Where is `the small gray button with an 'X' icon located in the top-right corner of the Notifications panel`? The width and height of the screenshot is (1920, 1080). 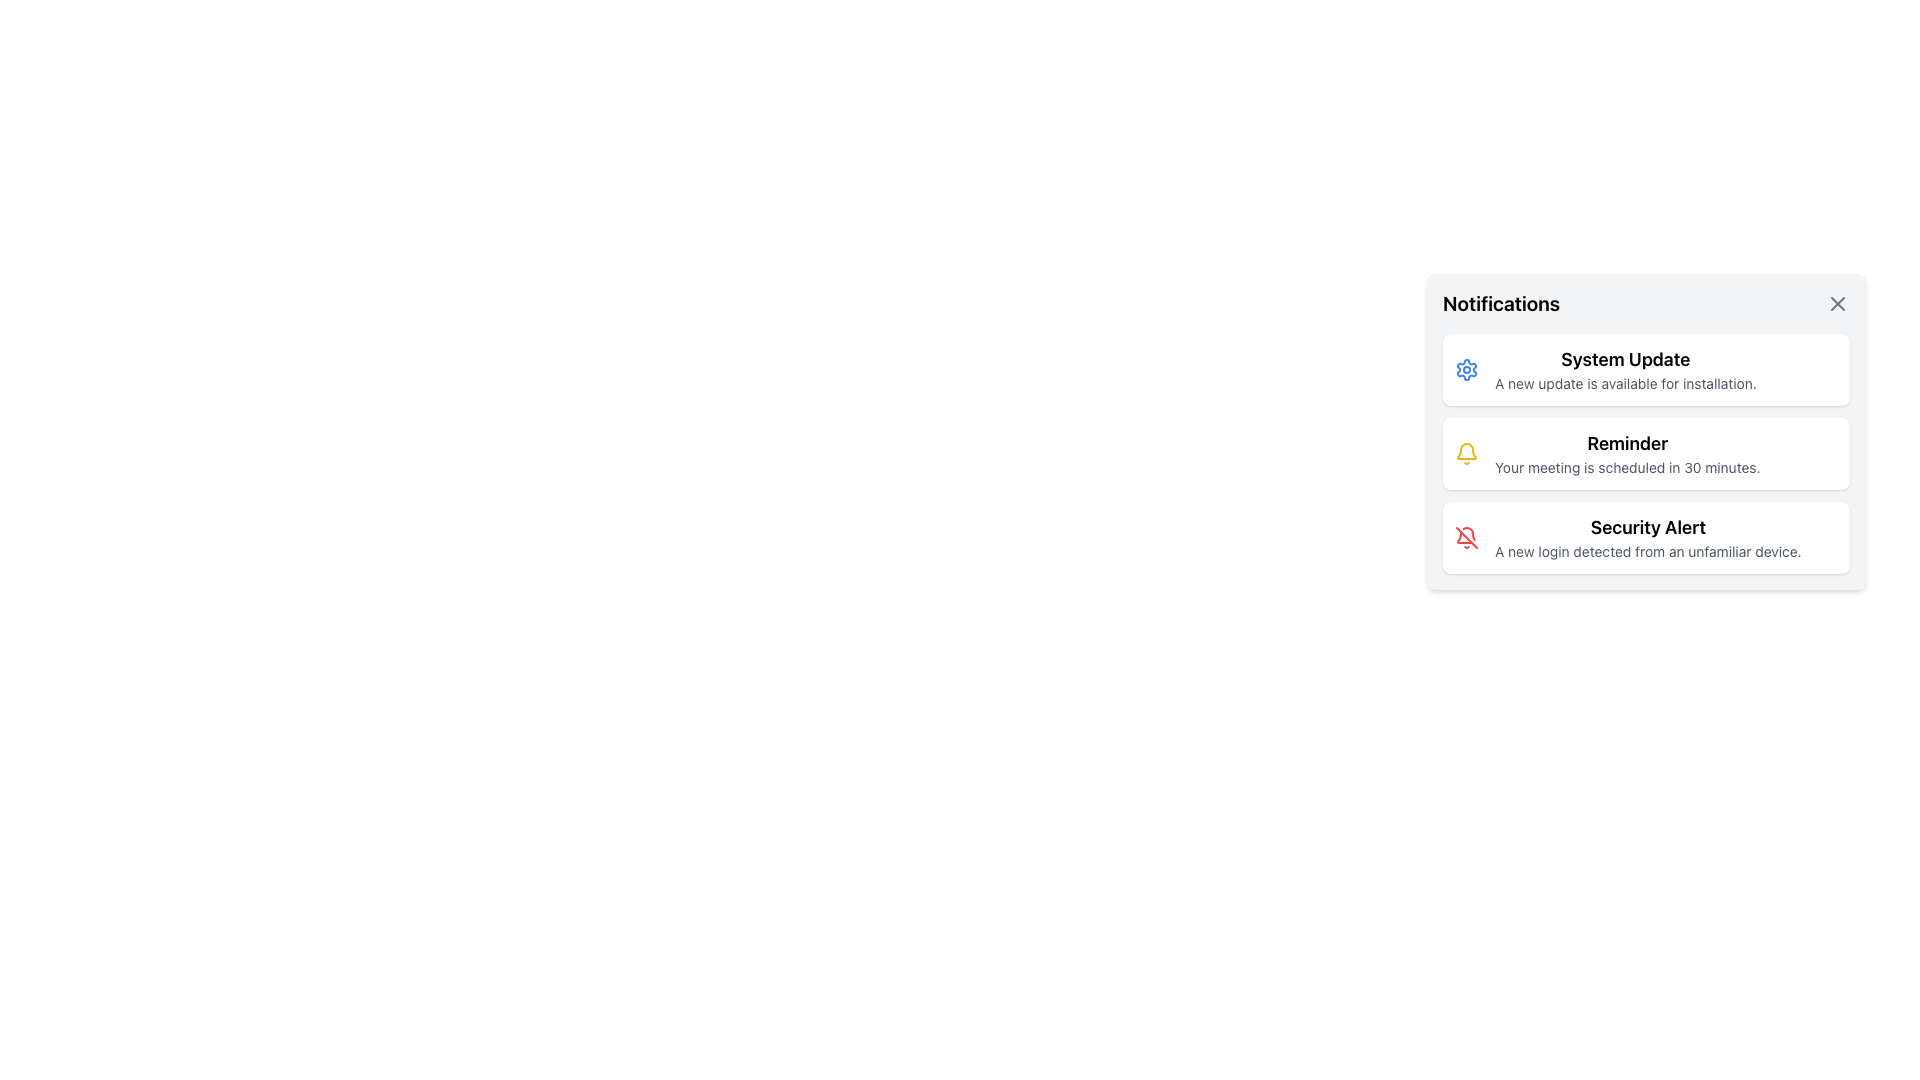 the small gray button with an 'X' icon located in the top-right corner of the Notifications panel is located at coordinates (1838, 304).